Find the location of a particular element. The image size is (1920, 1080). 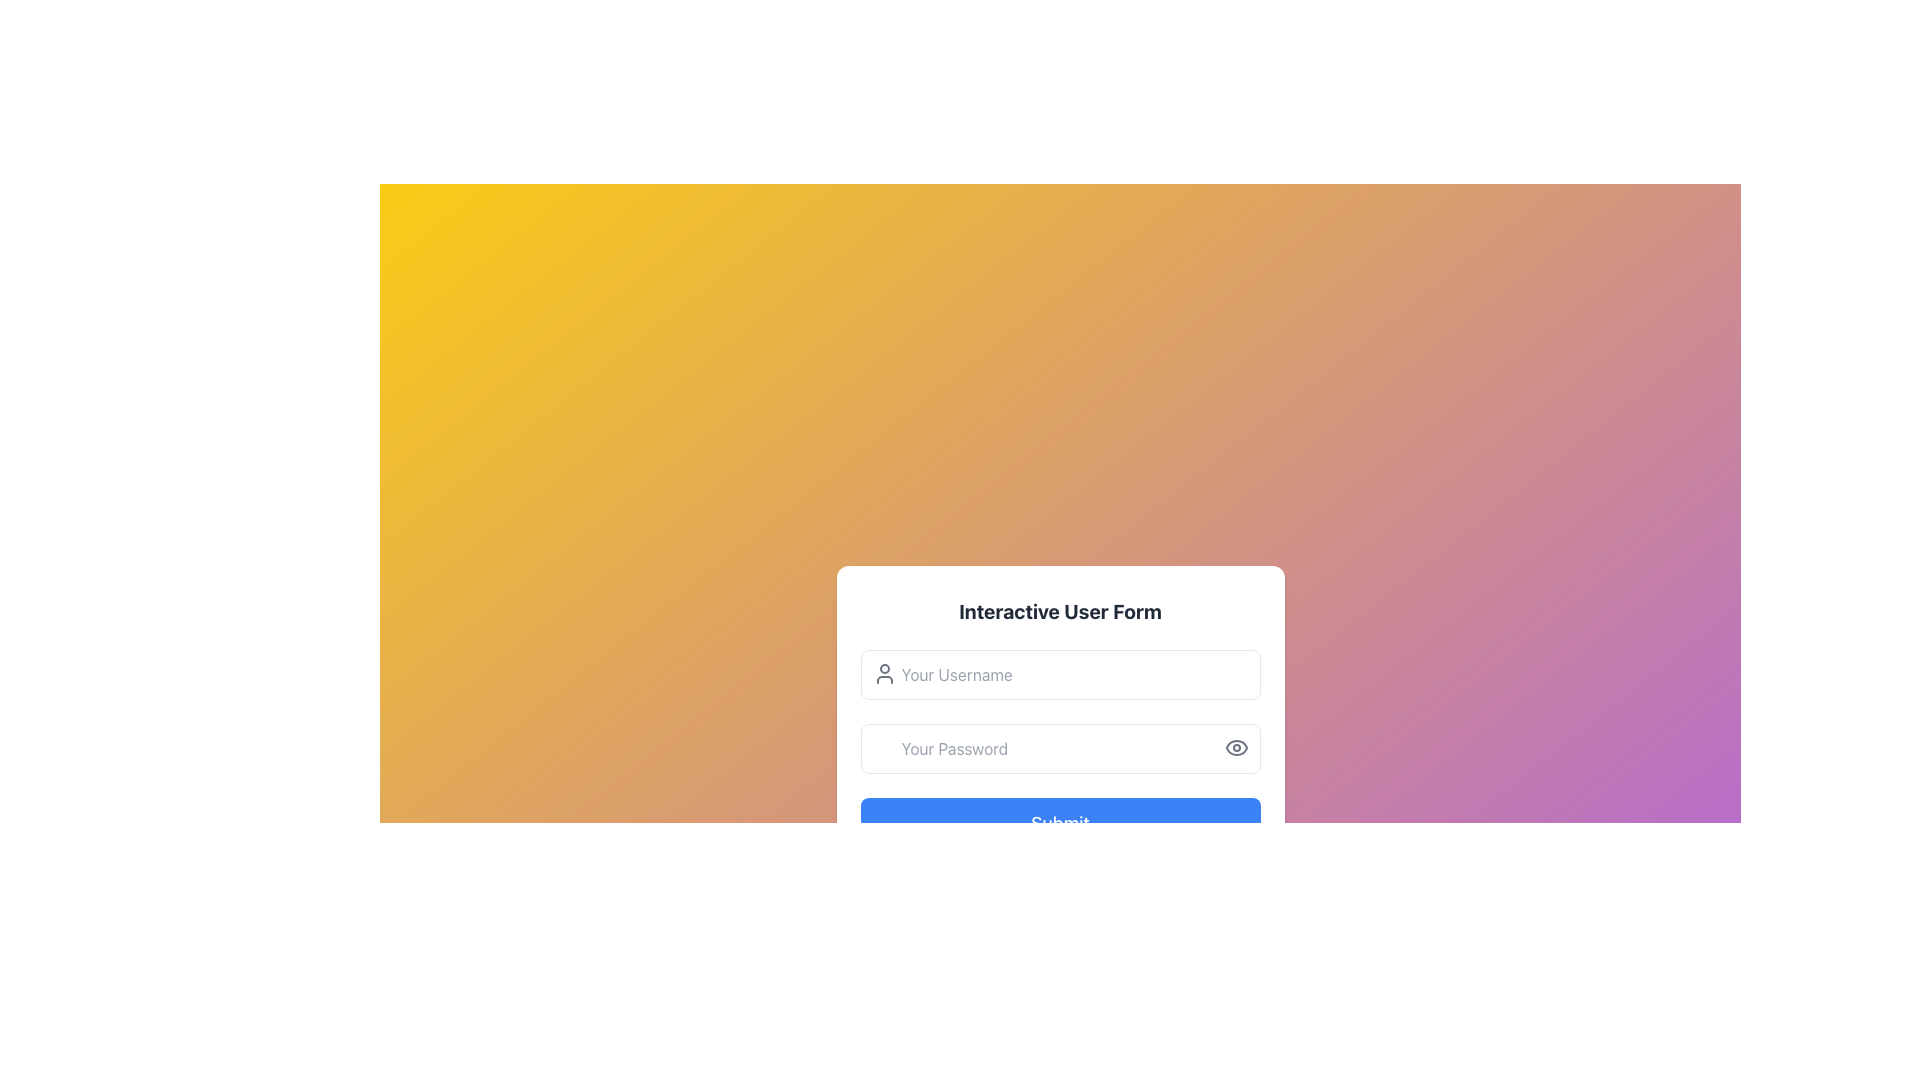

the submission button located at the bottom of the form is located at coordinates (1059, 824).